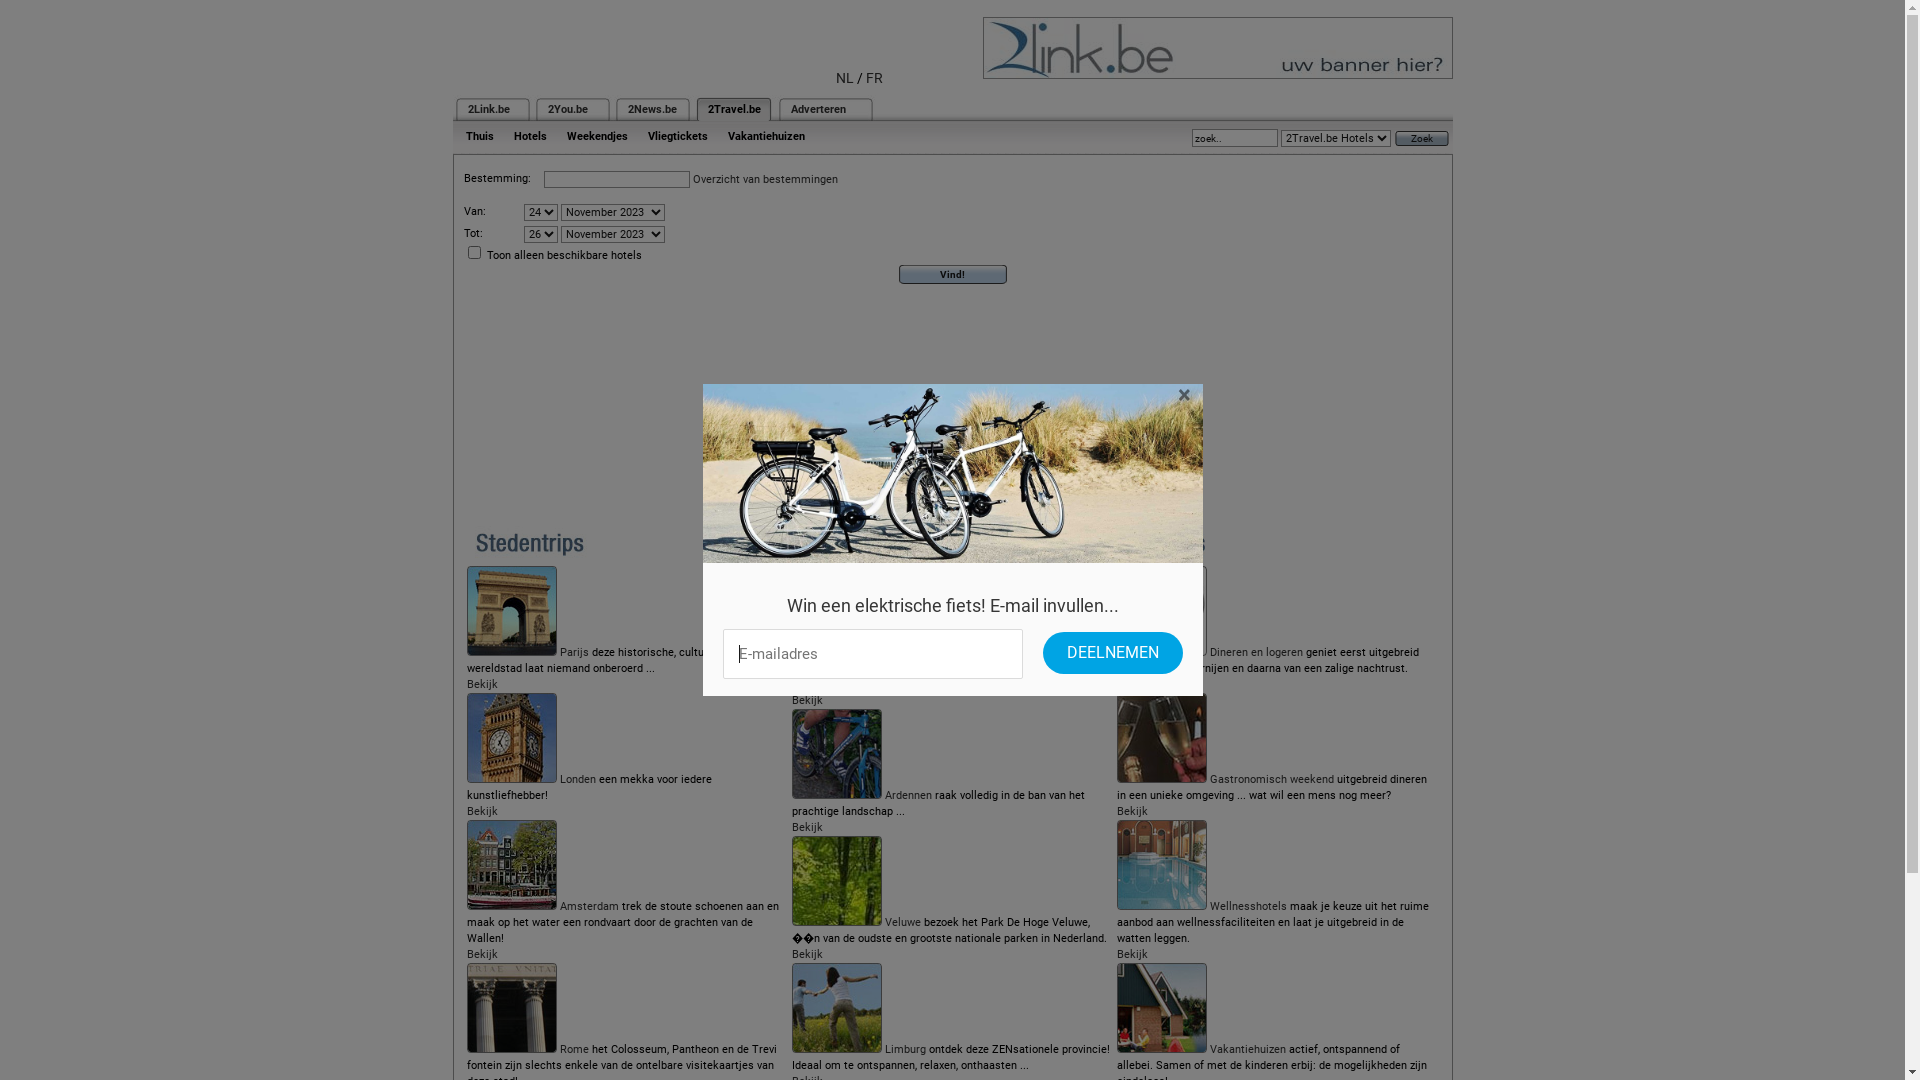 This screenshot has width=1920, height=1080. Describe the element at coordinates (844, 76) in the screenshot. I see `'NL'` at that location.